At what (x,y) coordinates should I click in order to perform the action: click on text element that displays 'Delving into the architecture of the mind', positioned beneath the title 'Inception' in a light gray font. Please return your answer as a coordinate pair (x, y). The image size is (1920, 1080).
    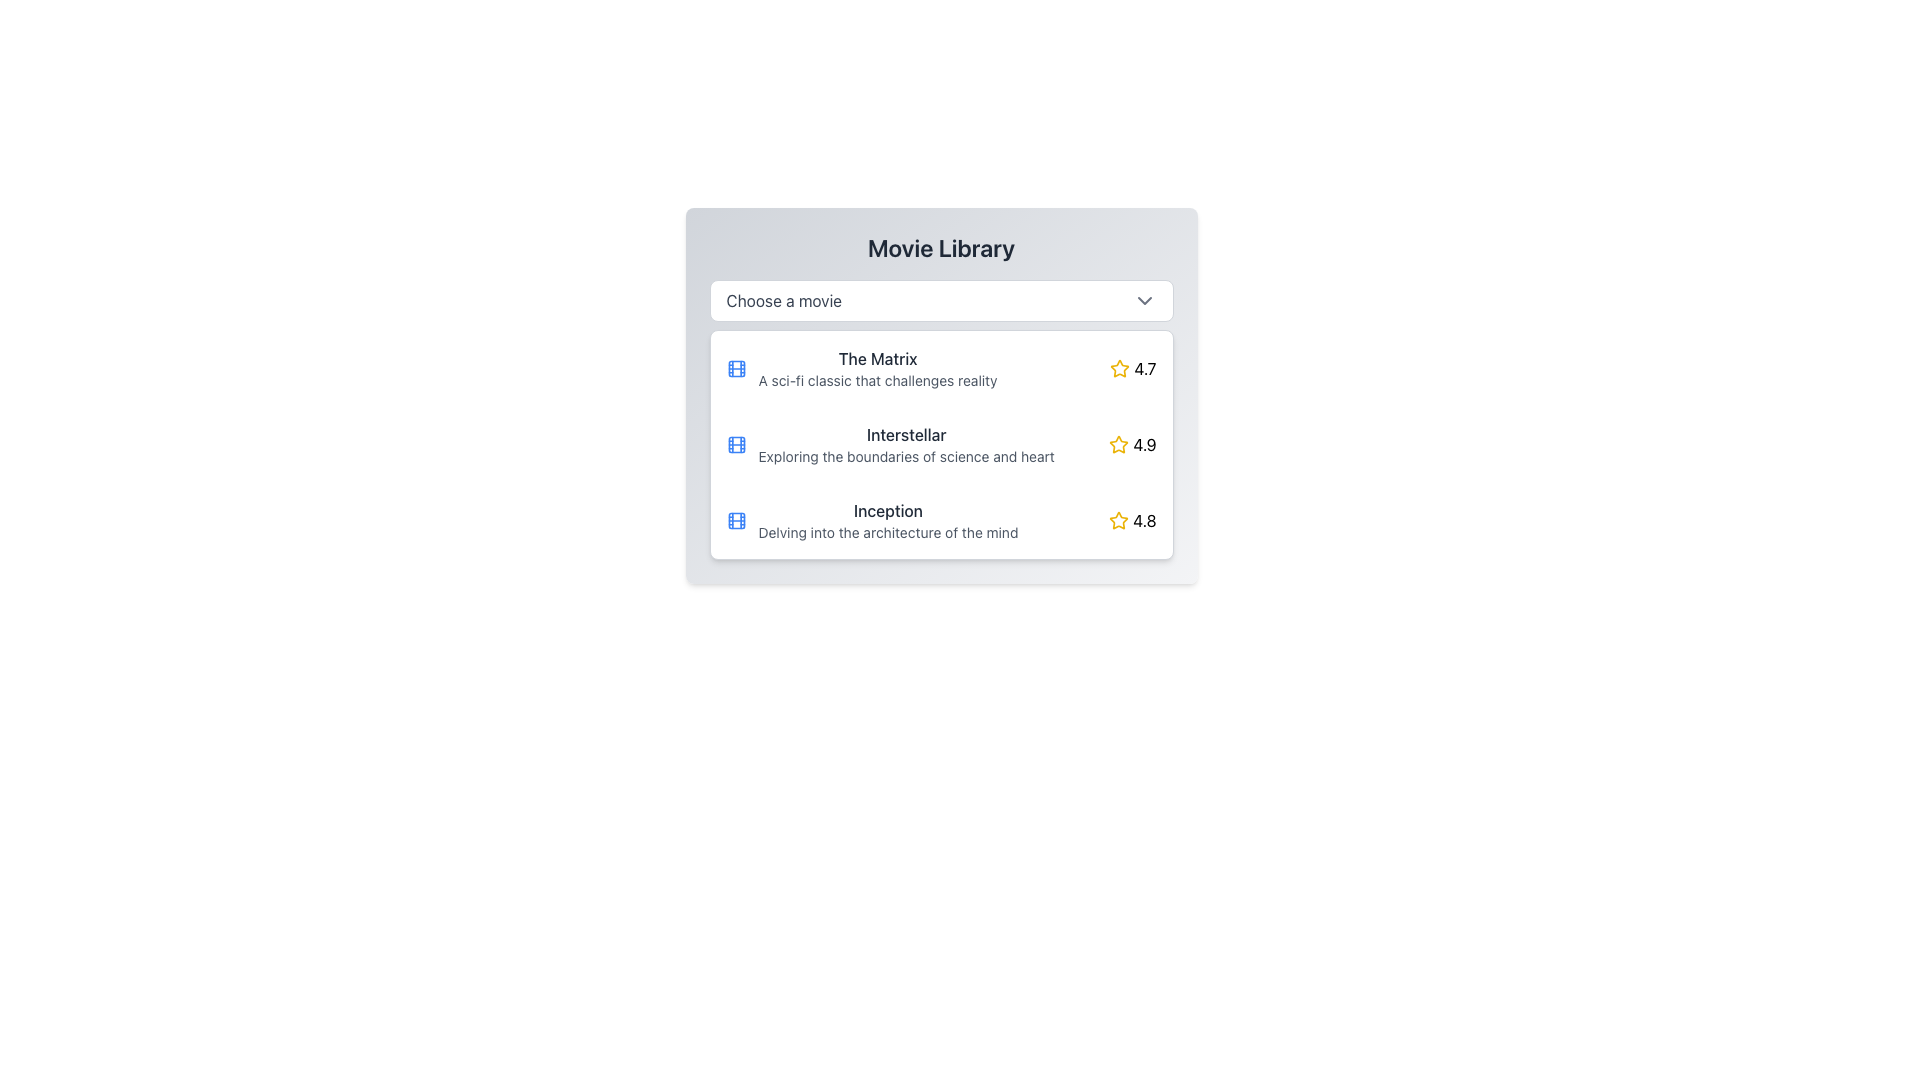
    Looking at the image, I should click on (887, 531).